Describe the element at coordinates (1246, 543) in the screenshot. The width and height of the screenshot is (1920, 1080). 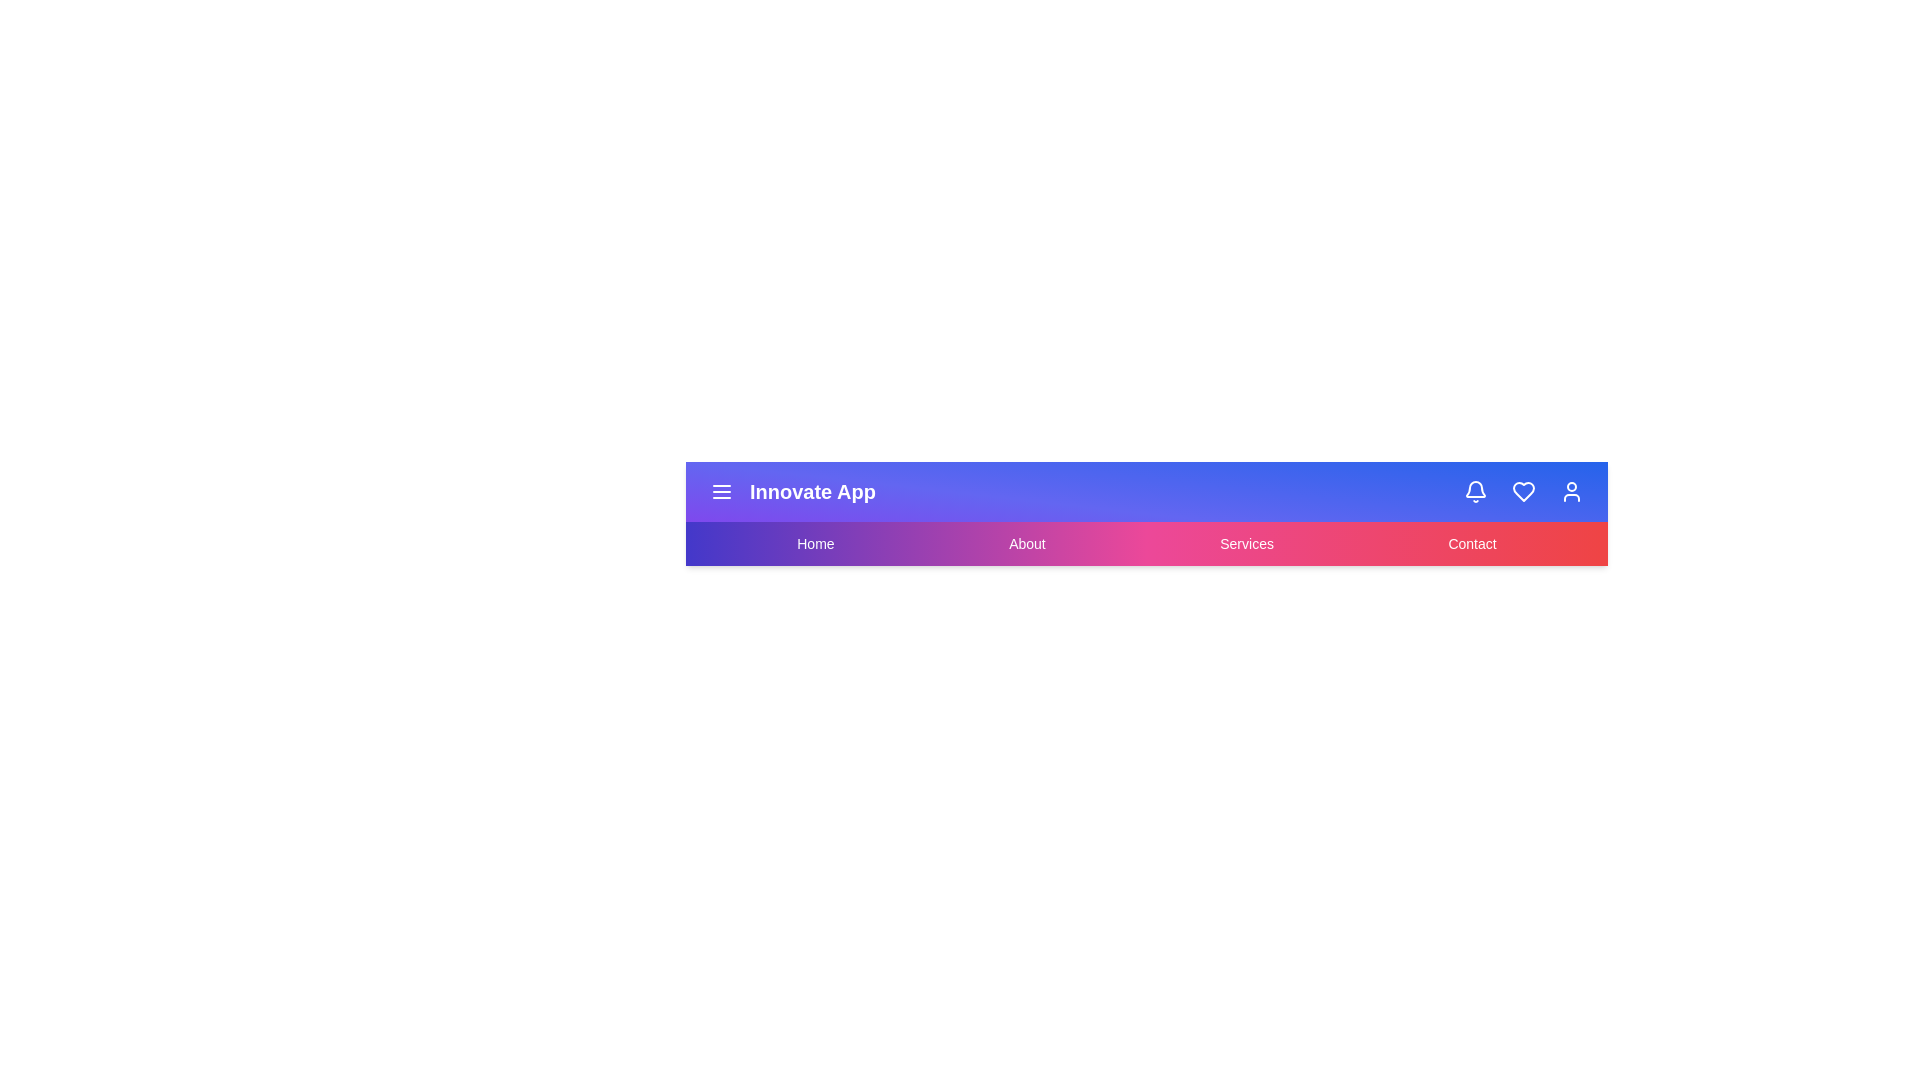
I see `the Services navigation menu item` at that location.